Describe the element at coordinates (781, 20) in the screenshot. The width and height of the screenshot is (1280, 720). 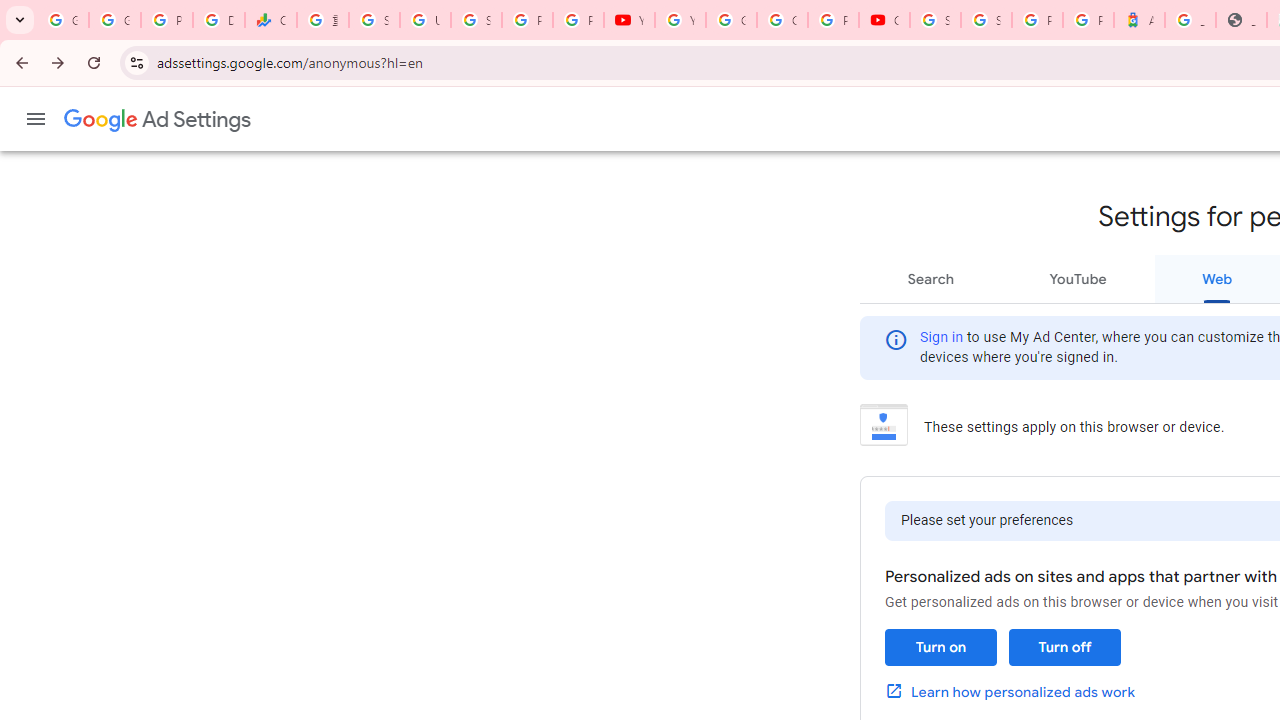
I see `'Create your Google Account'` at that location.